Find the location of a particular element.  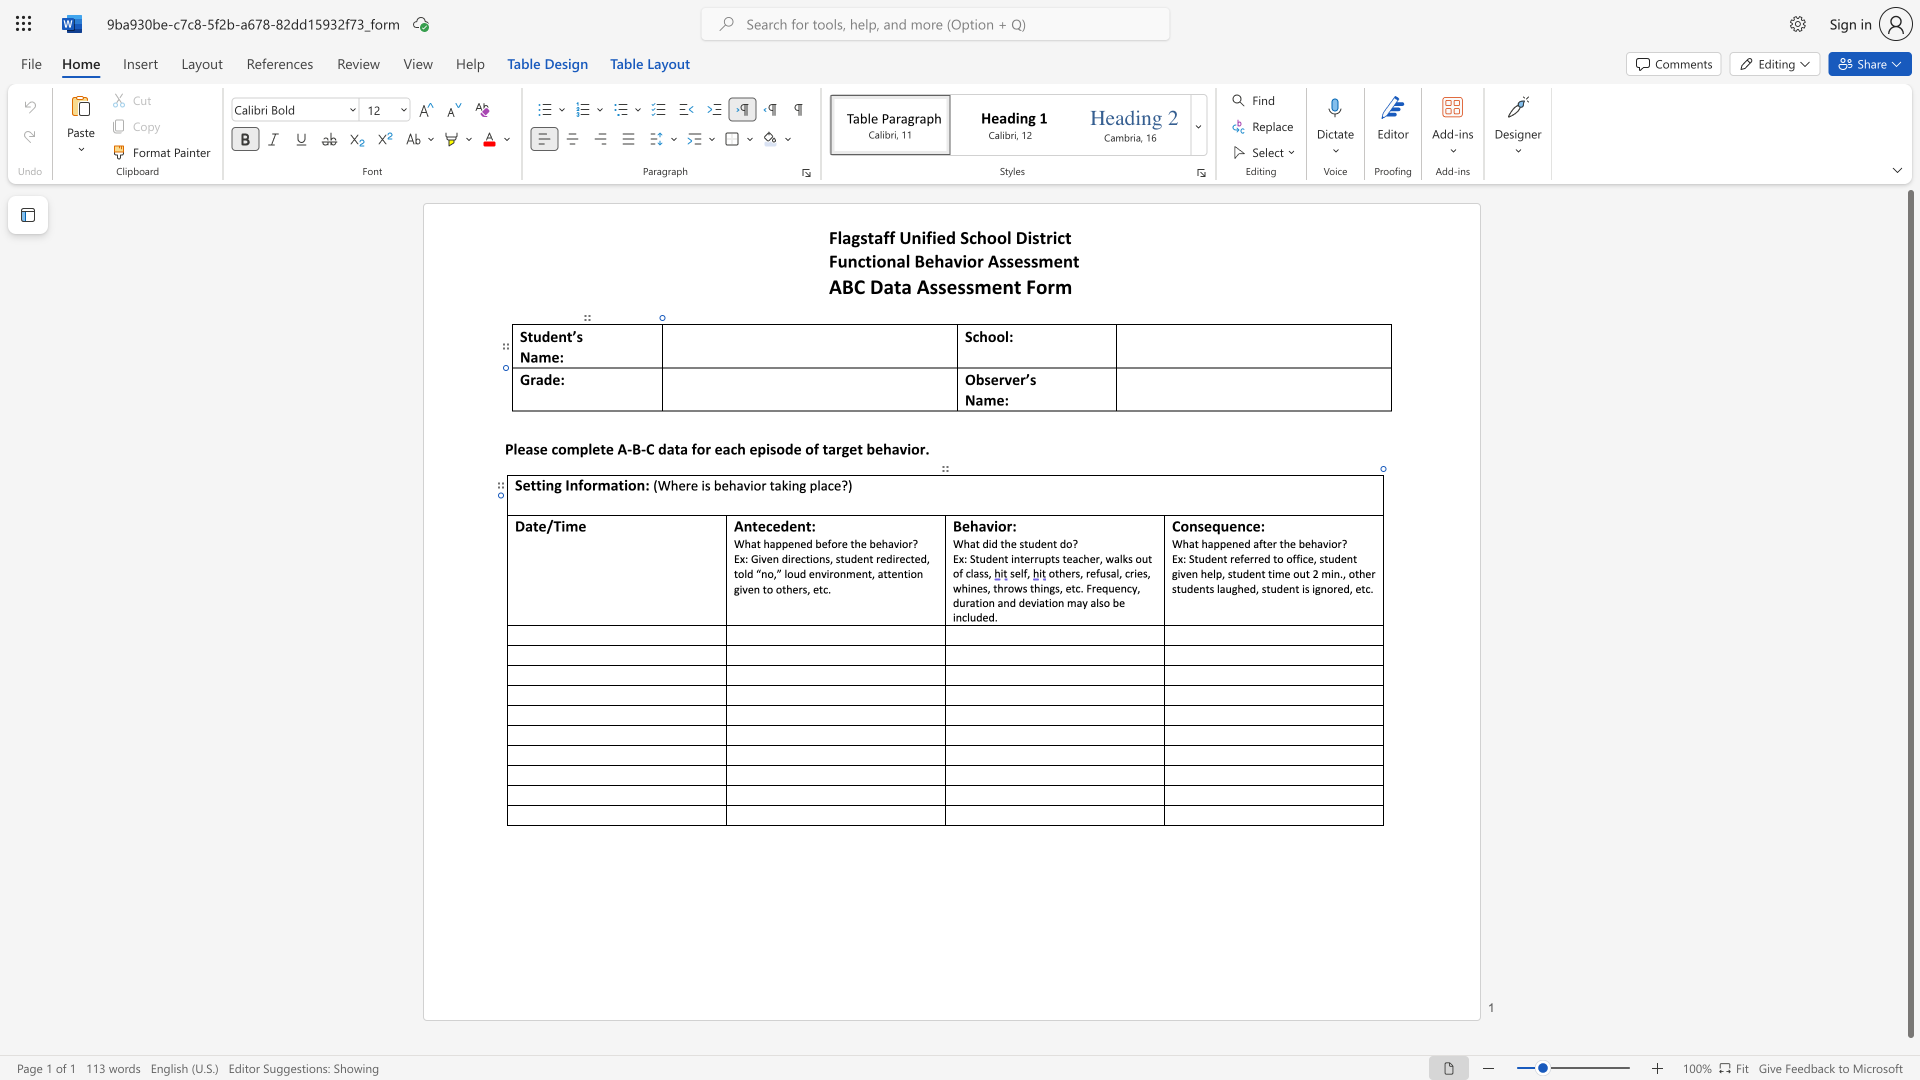

the 1th character "d" in the text is located at coordinates (783, 525).